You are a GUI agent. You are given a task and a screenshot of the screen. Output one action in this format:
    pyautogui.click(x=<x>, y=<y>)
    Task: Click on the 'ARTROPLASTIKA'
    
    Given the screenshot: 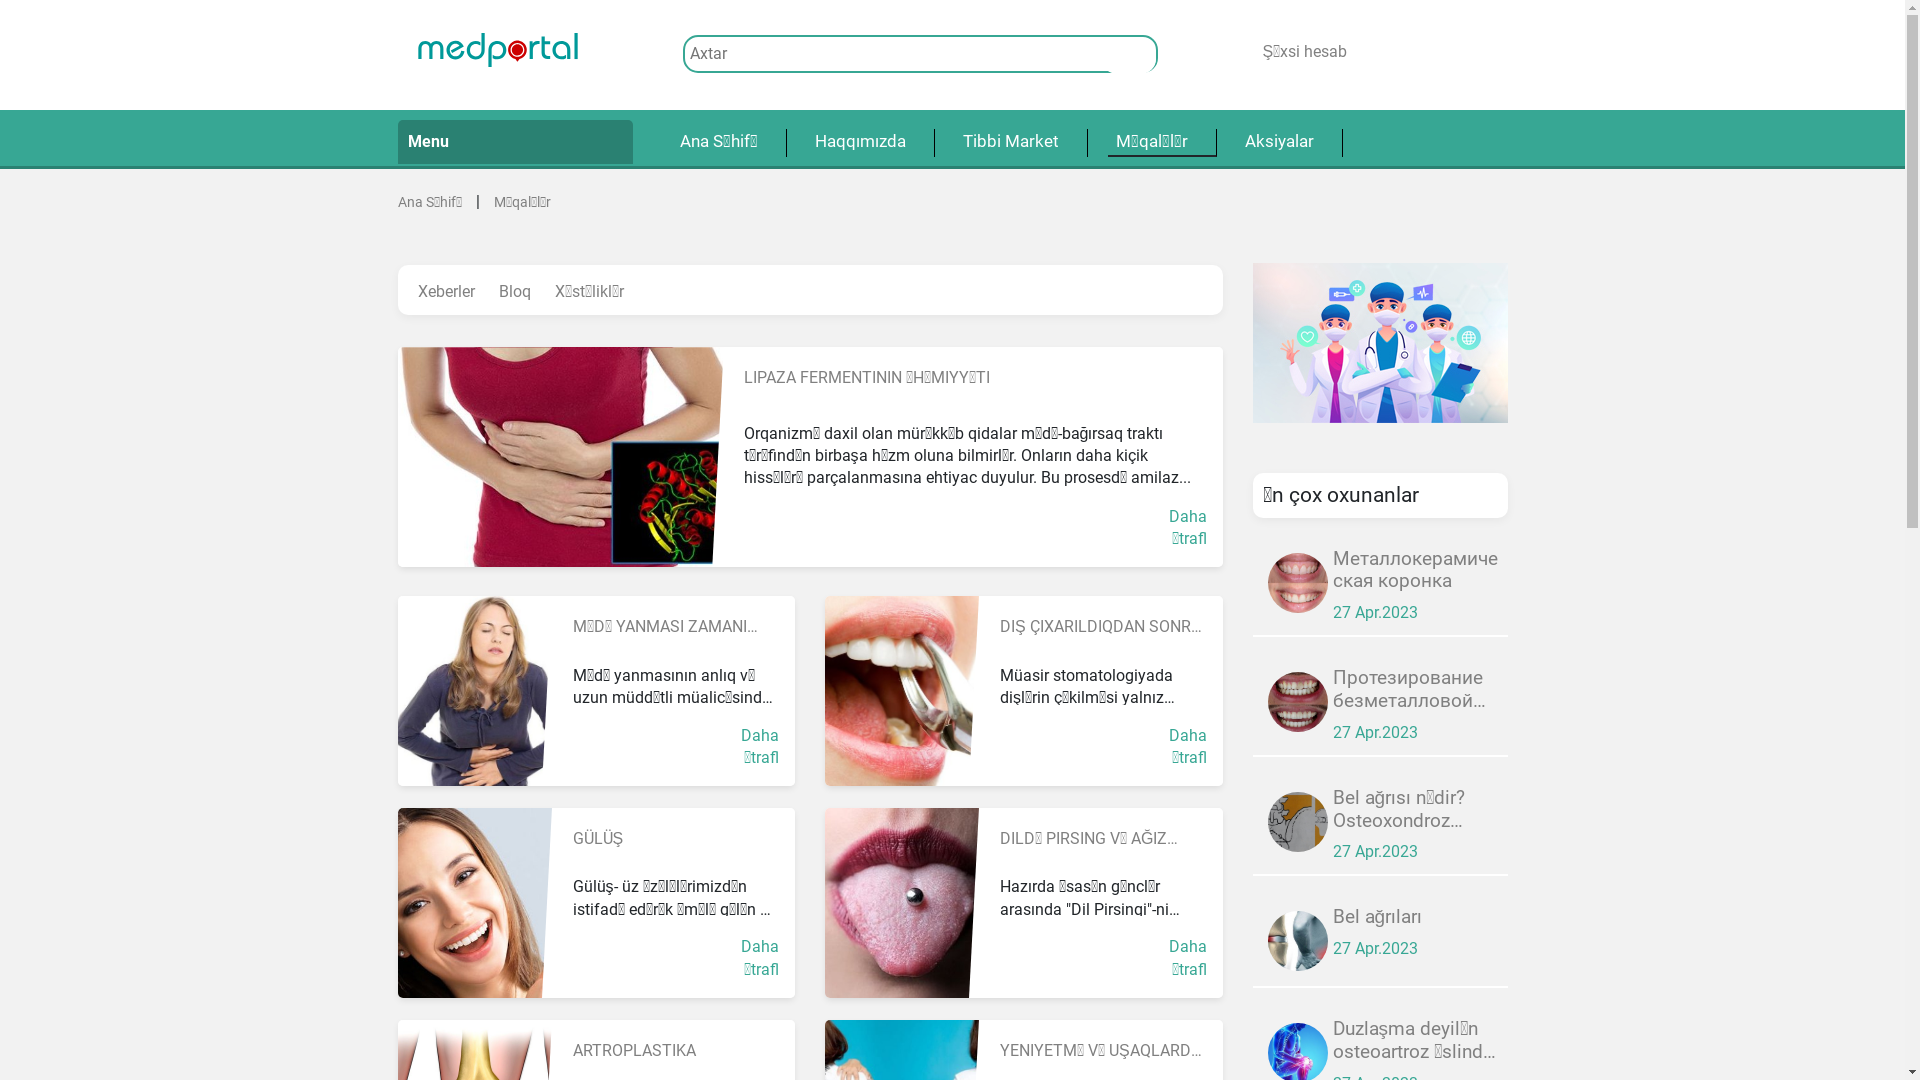 What is the action you would take?
    pyautogui.click(x=570, y=1049)
    